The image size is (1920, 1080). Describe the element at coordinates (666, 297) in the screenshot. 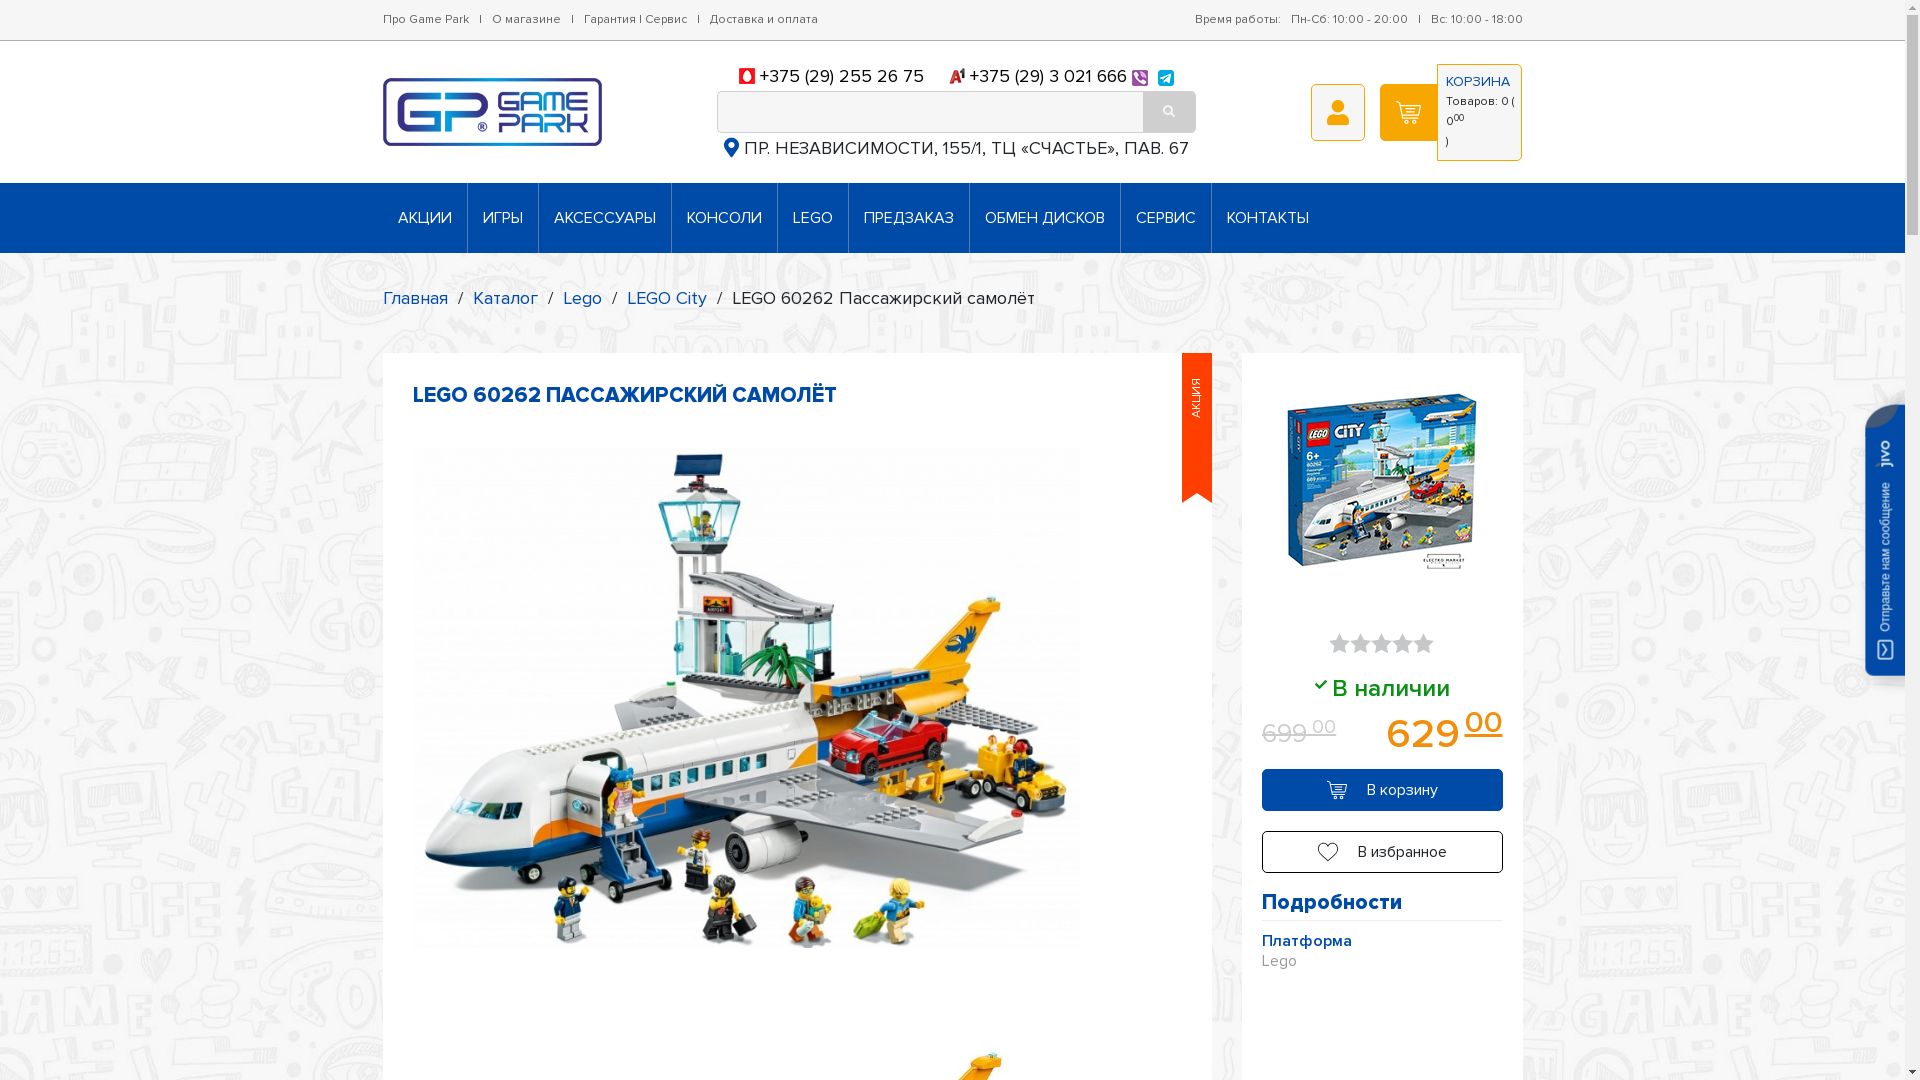

I see `'LEGO City'` at that location.